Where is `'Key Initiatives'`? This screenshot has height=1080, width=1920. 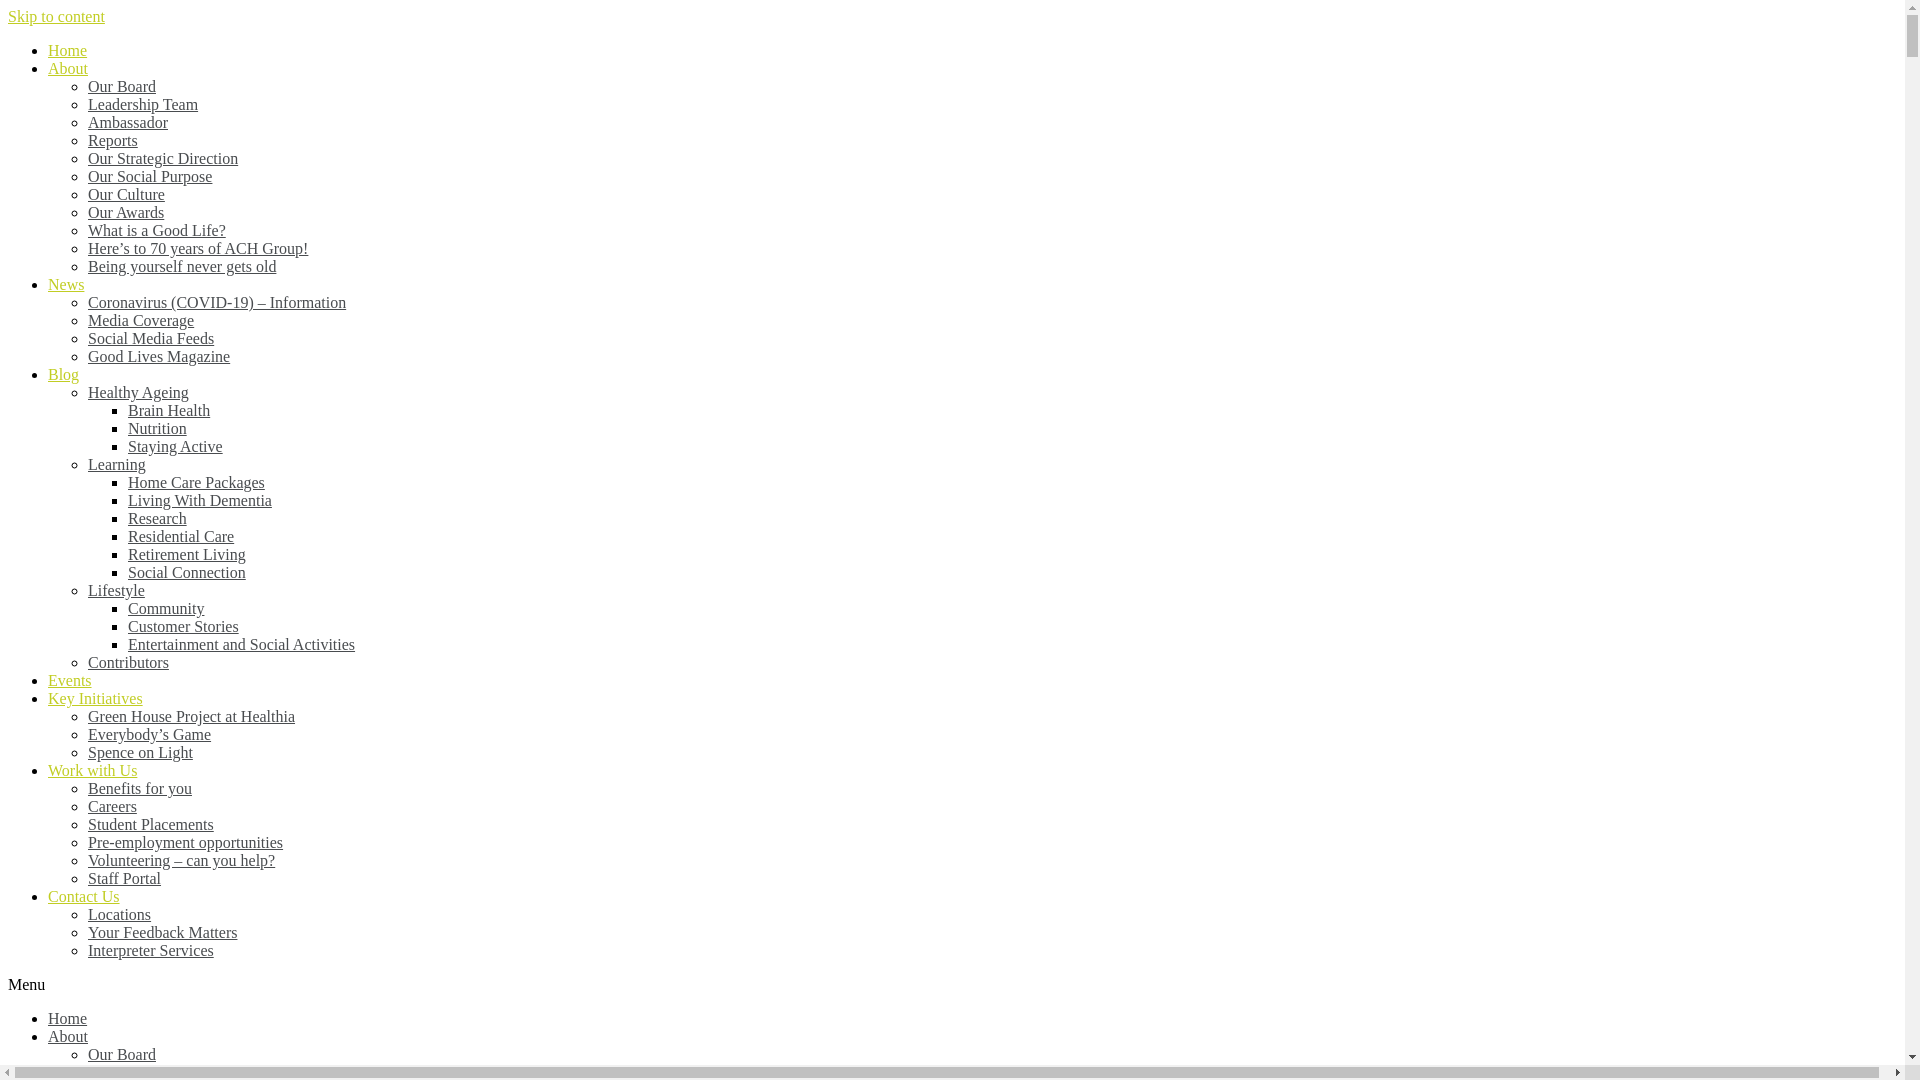
'Key Initiatives' is located at coordinates (48, 697).